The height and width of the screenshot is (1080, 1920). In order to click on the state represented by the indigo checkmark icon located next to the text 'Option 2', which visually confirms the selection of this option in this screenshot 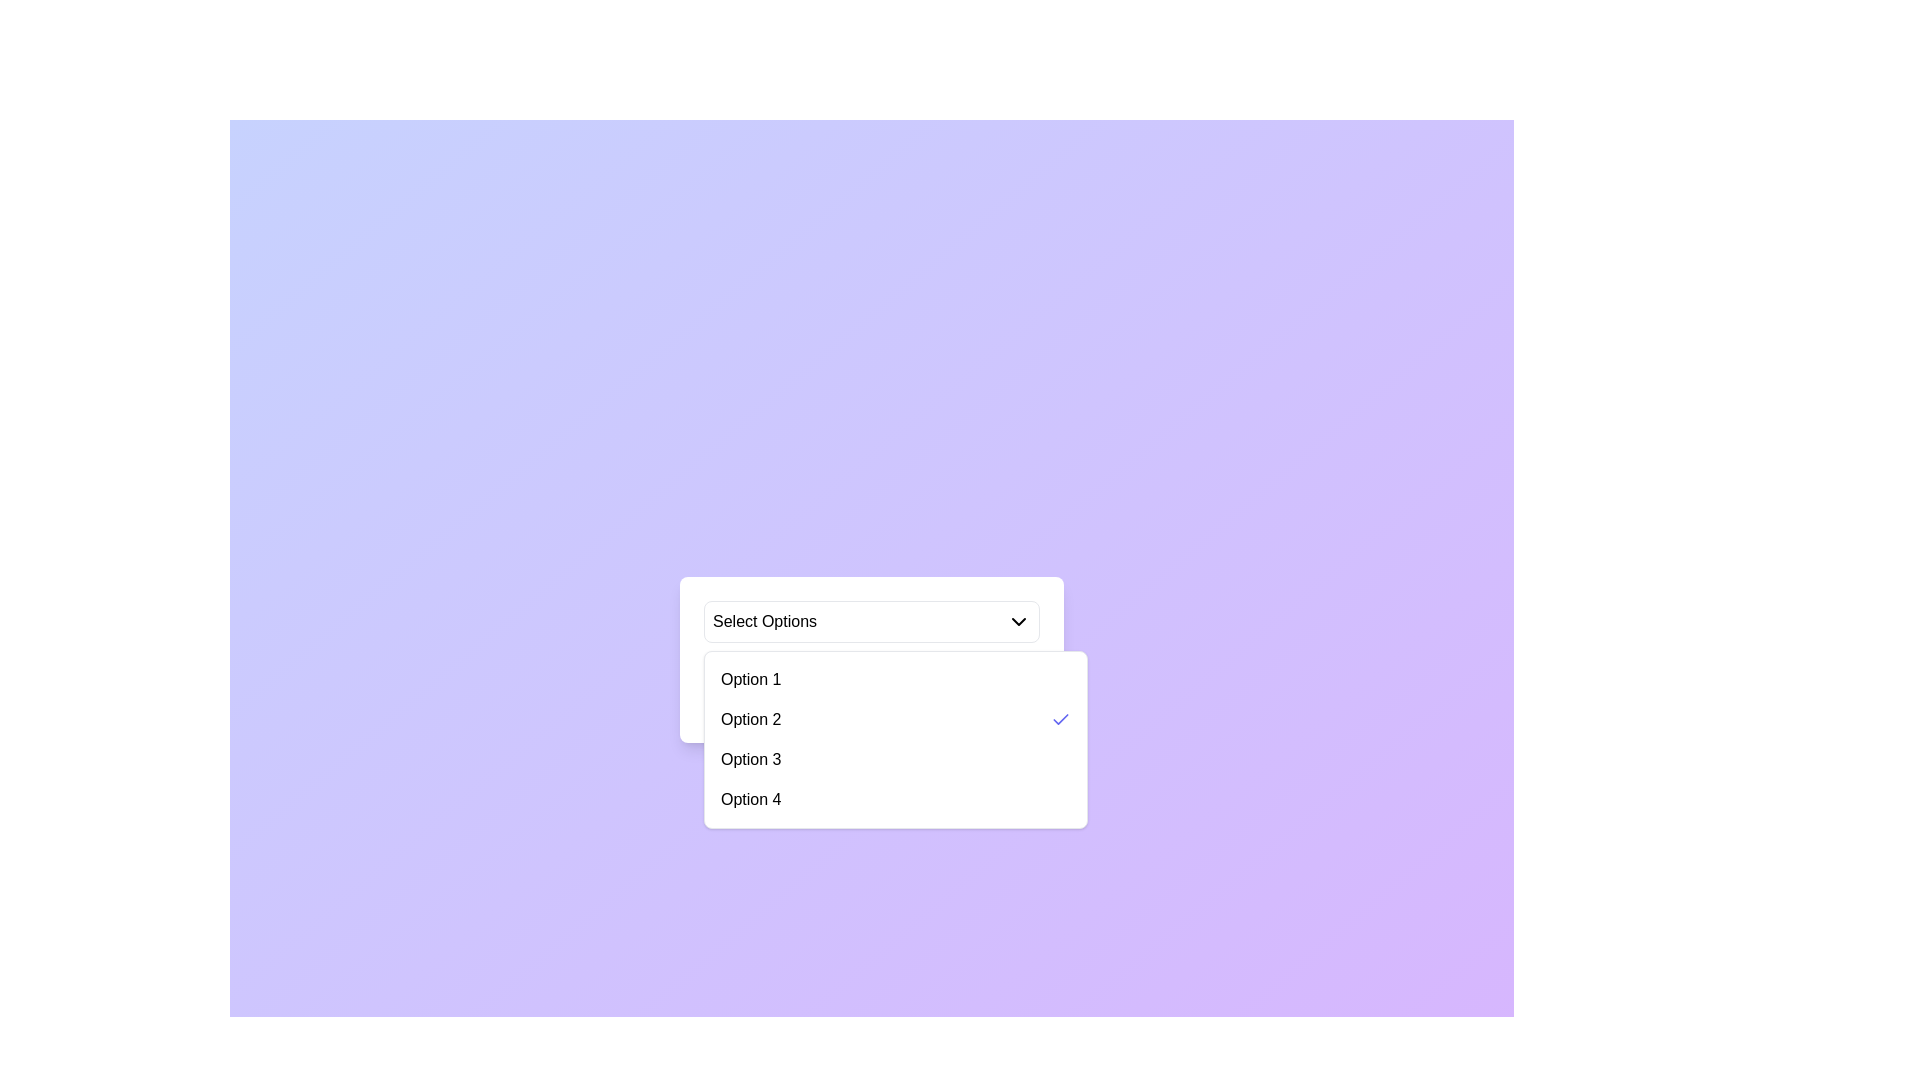, I will do `click(1059, 720)`.